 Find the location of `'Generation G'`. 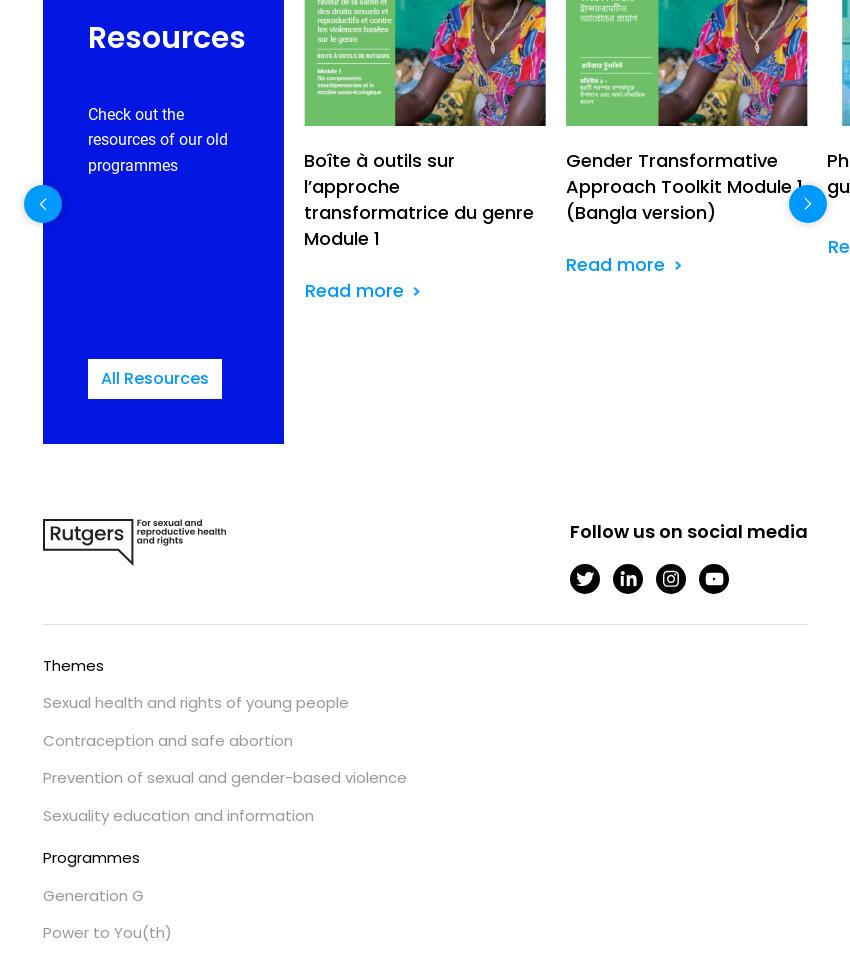

'Generation G' is located at coordinates (91, 893).